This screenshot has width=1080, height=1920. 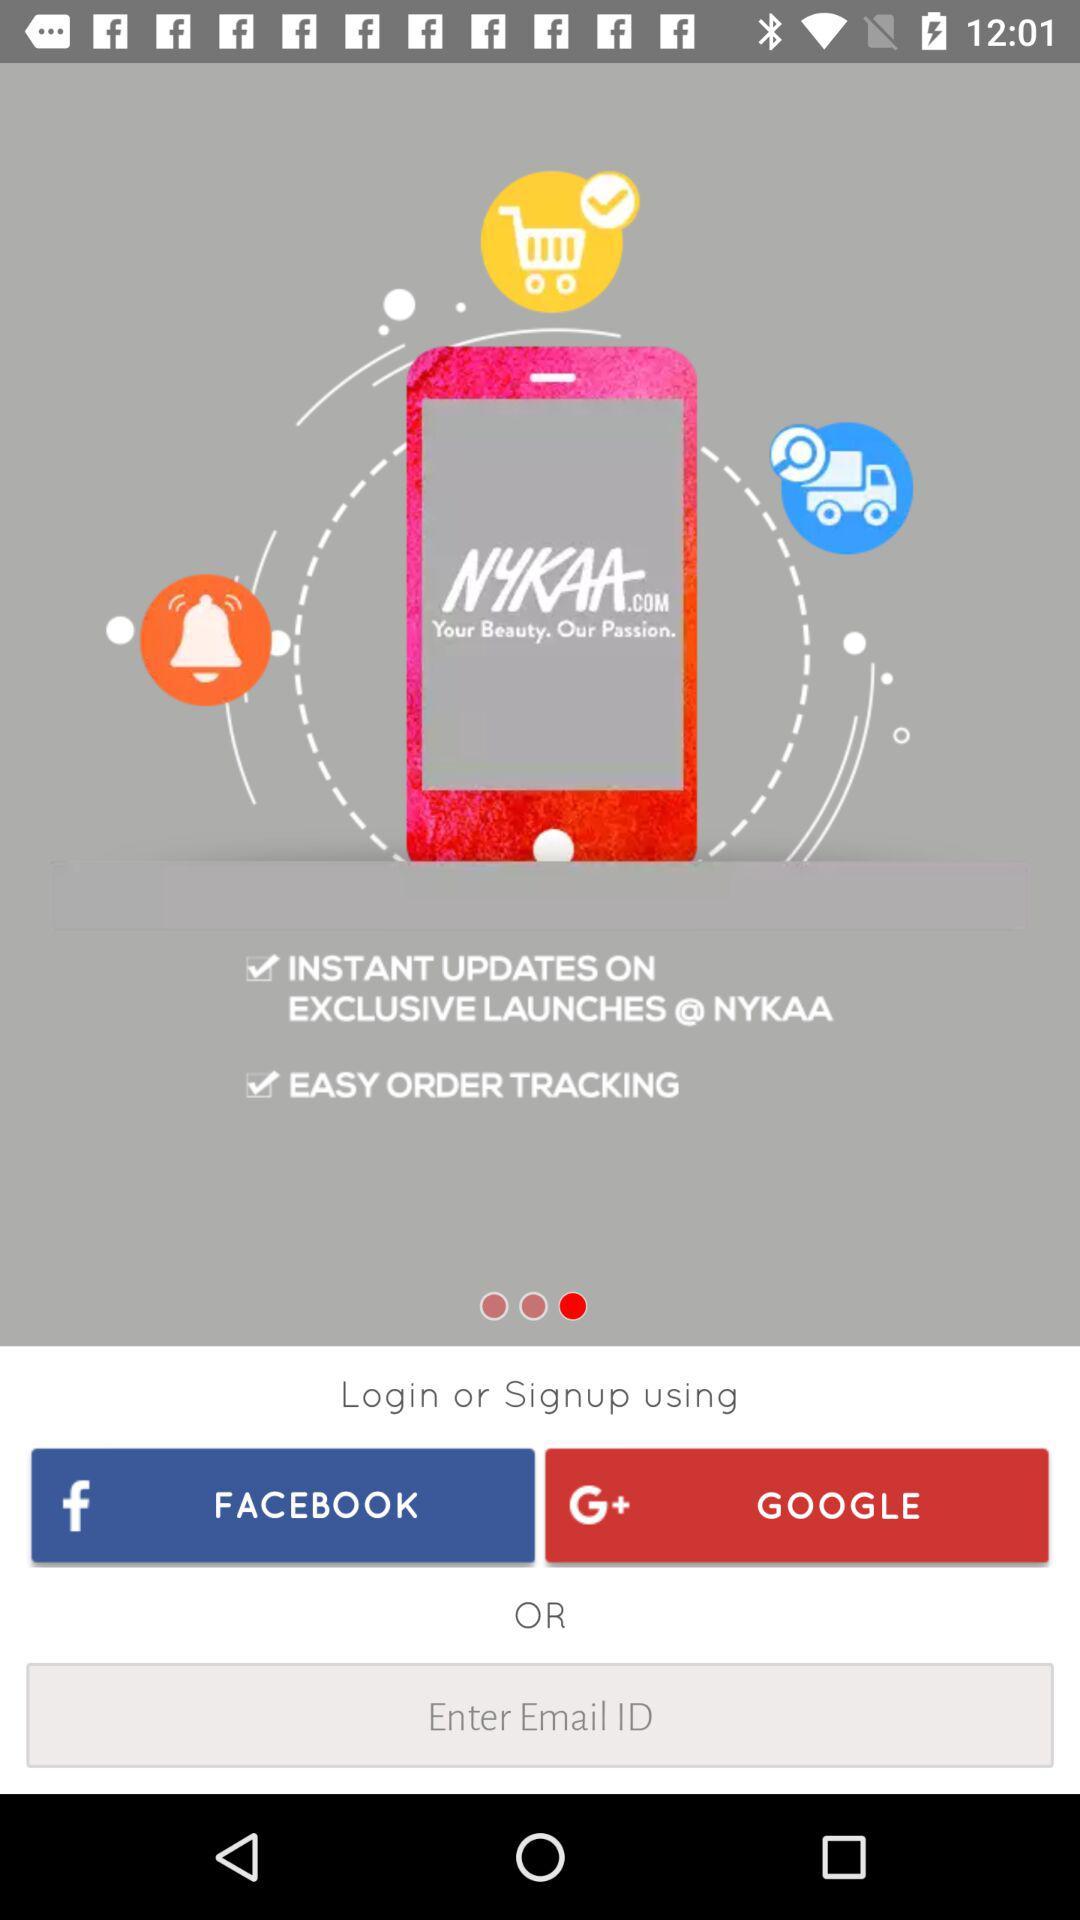 I want to click on the facebook icon, so click(x=283, y=1504).